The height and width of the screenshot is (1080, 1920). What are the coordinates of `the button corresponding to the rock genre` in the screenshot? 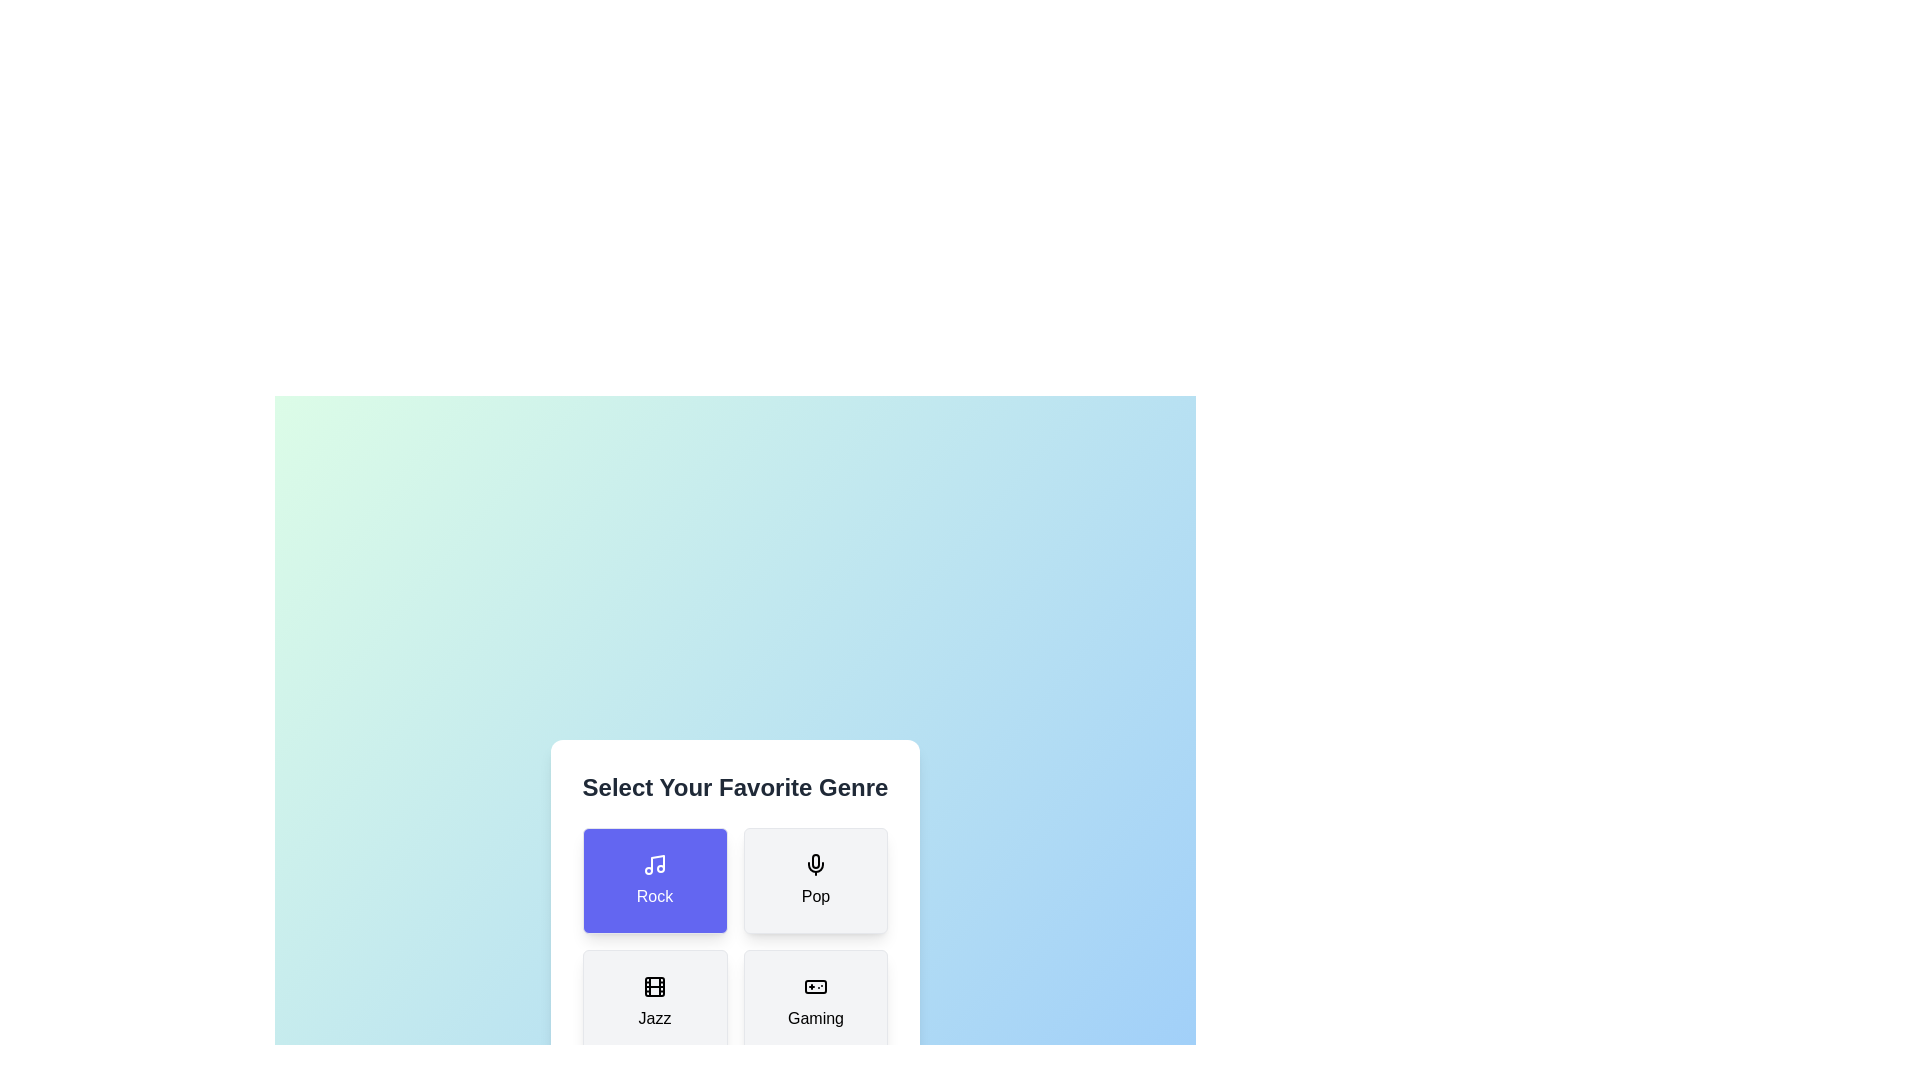 It's located at (655, 880).